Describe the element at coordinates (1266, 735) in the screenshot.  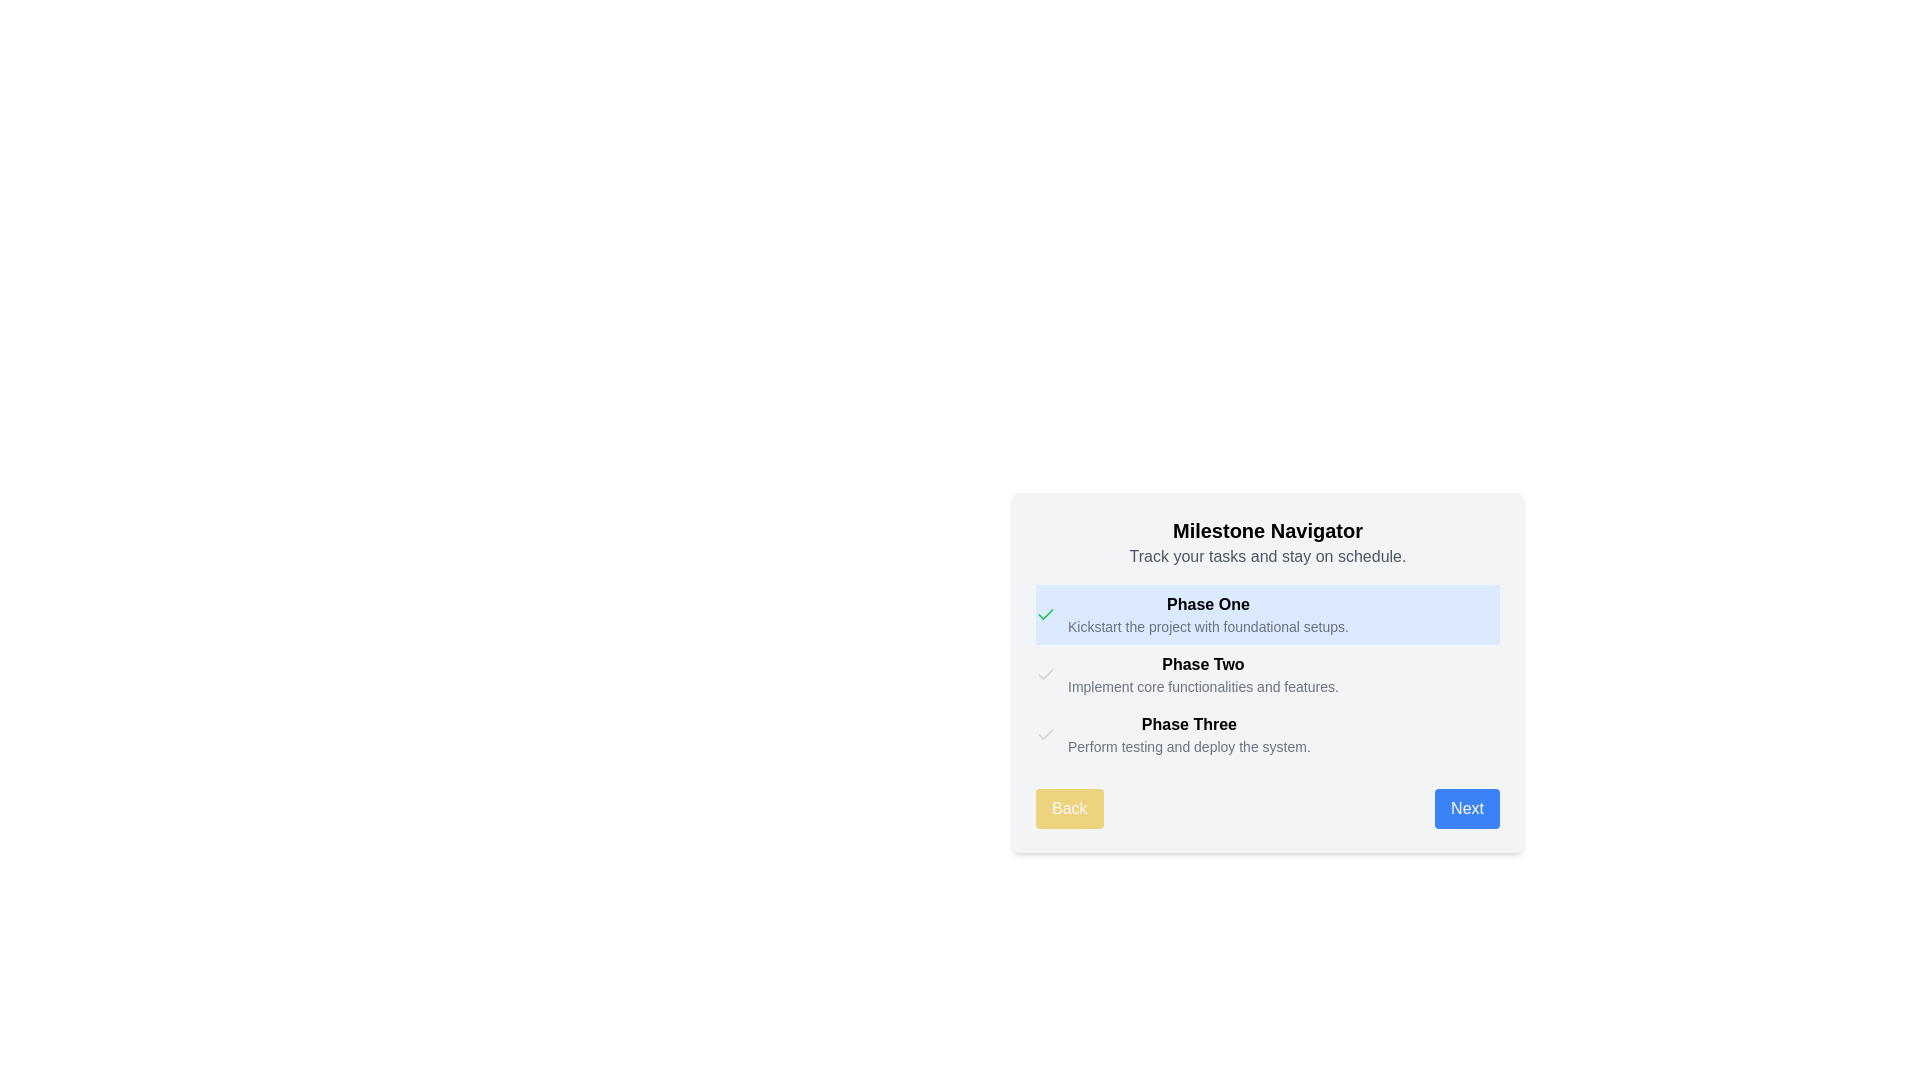
I see `information presented in the third phase of the process, which is a text-based list item with an icon located below 'Phase Two'` at that location.